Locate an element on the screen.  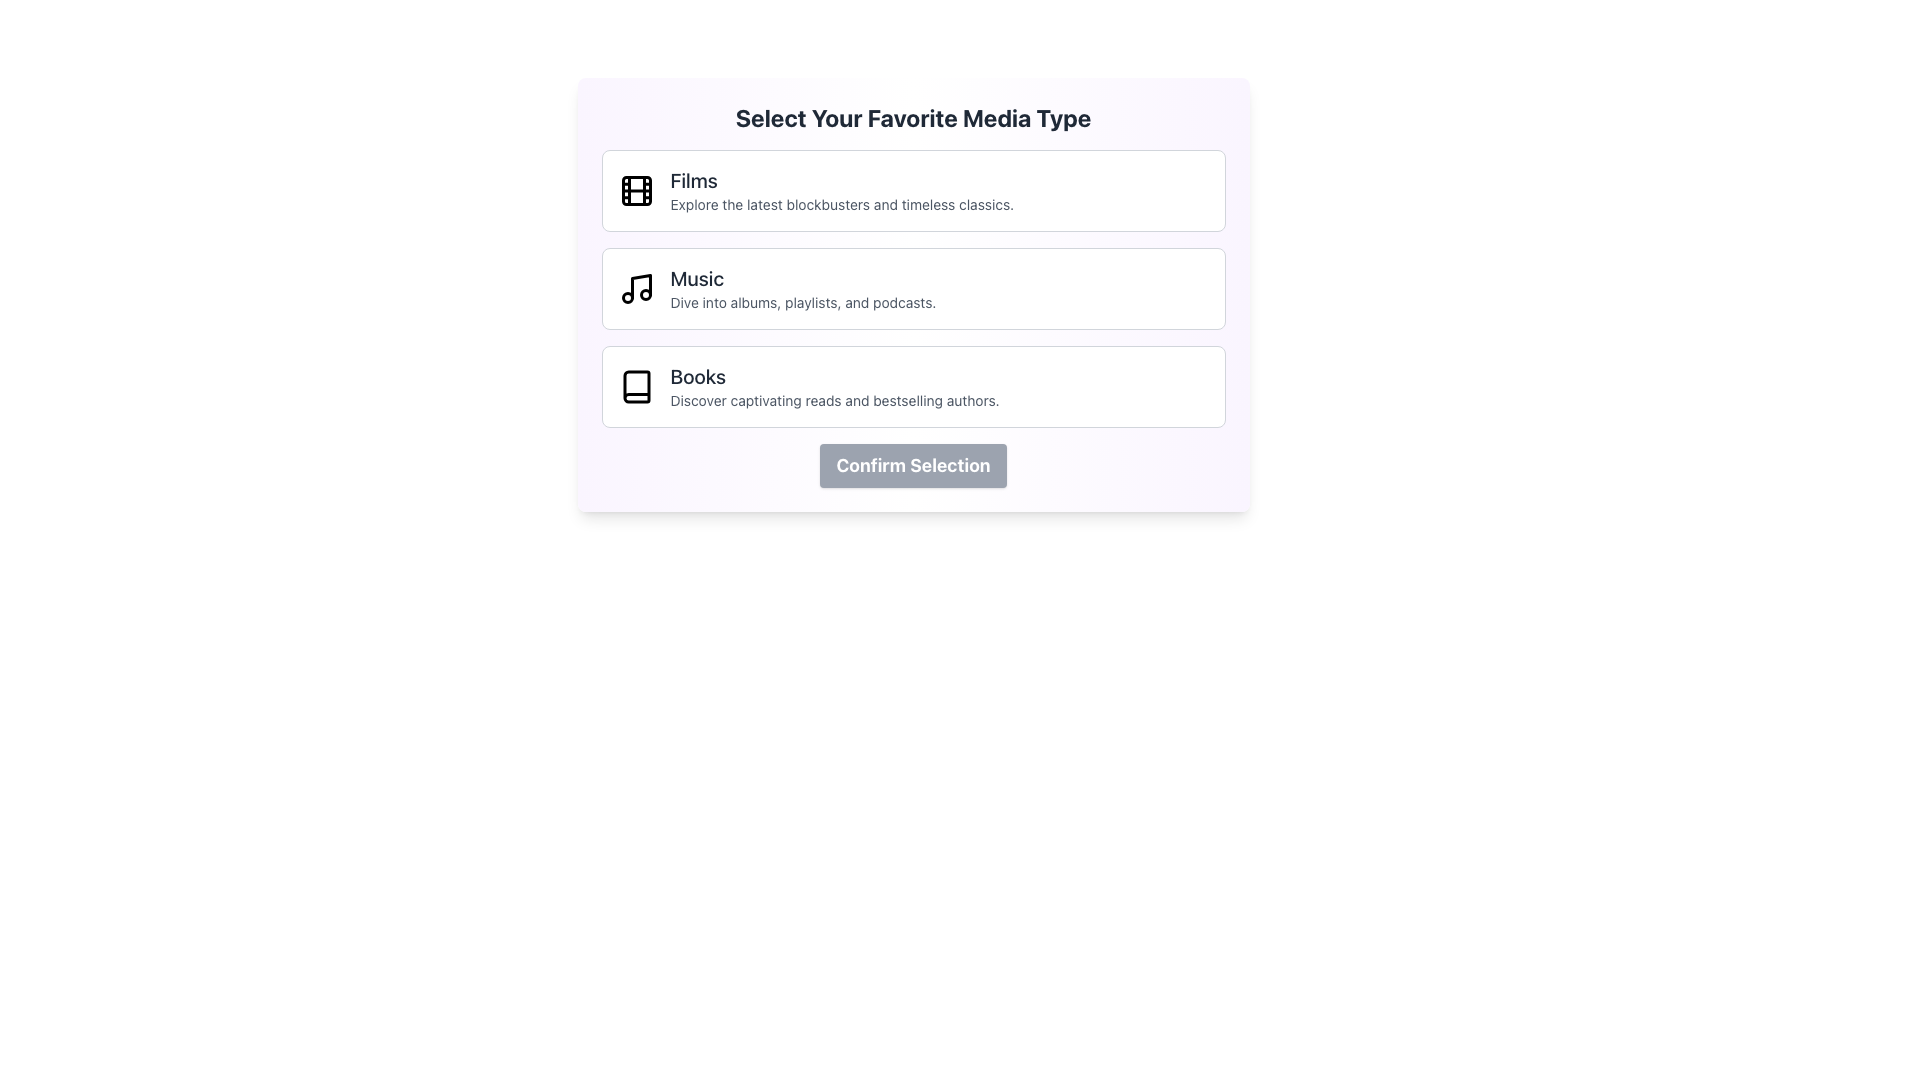
the Text Description element that serves as a subtitle for the main topic 'Books', located below the title 'Books' in the third row of a vertical list layout is located at coordinates (835, 401).